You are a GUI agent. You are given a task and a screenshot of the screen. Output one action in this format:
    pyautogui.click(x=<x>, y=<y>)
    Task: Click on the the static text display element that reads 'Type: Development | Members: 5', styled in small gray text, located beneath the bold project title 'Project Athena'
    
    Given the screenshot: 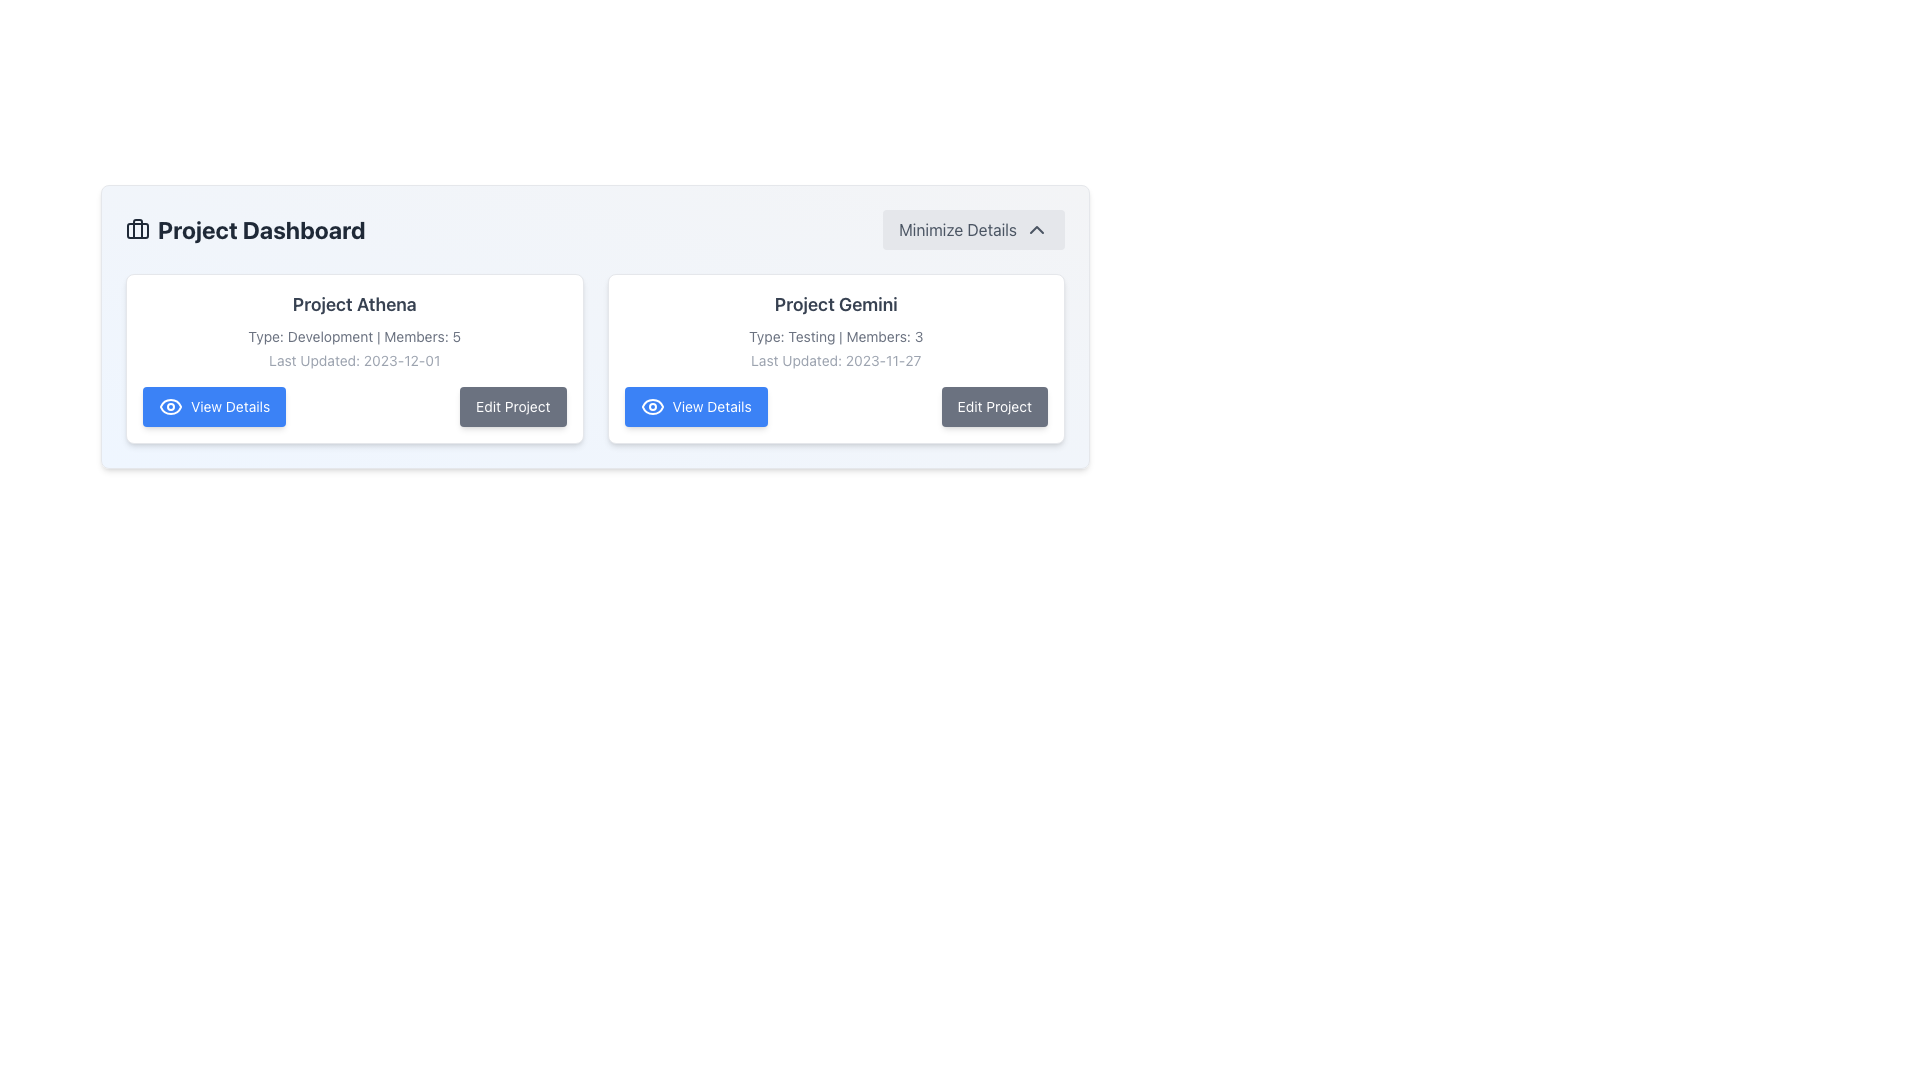 What is the action you would take?
    pyautogui.click(x=354, y=335)
    